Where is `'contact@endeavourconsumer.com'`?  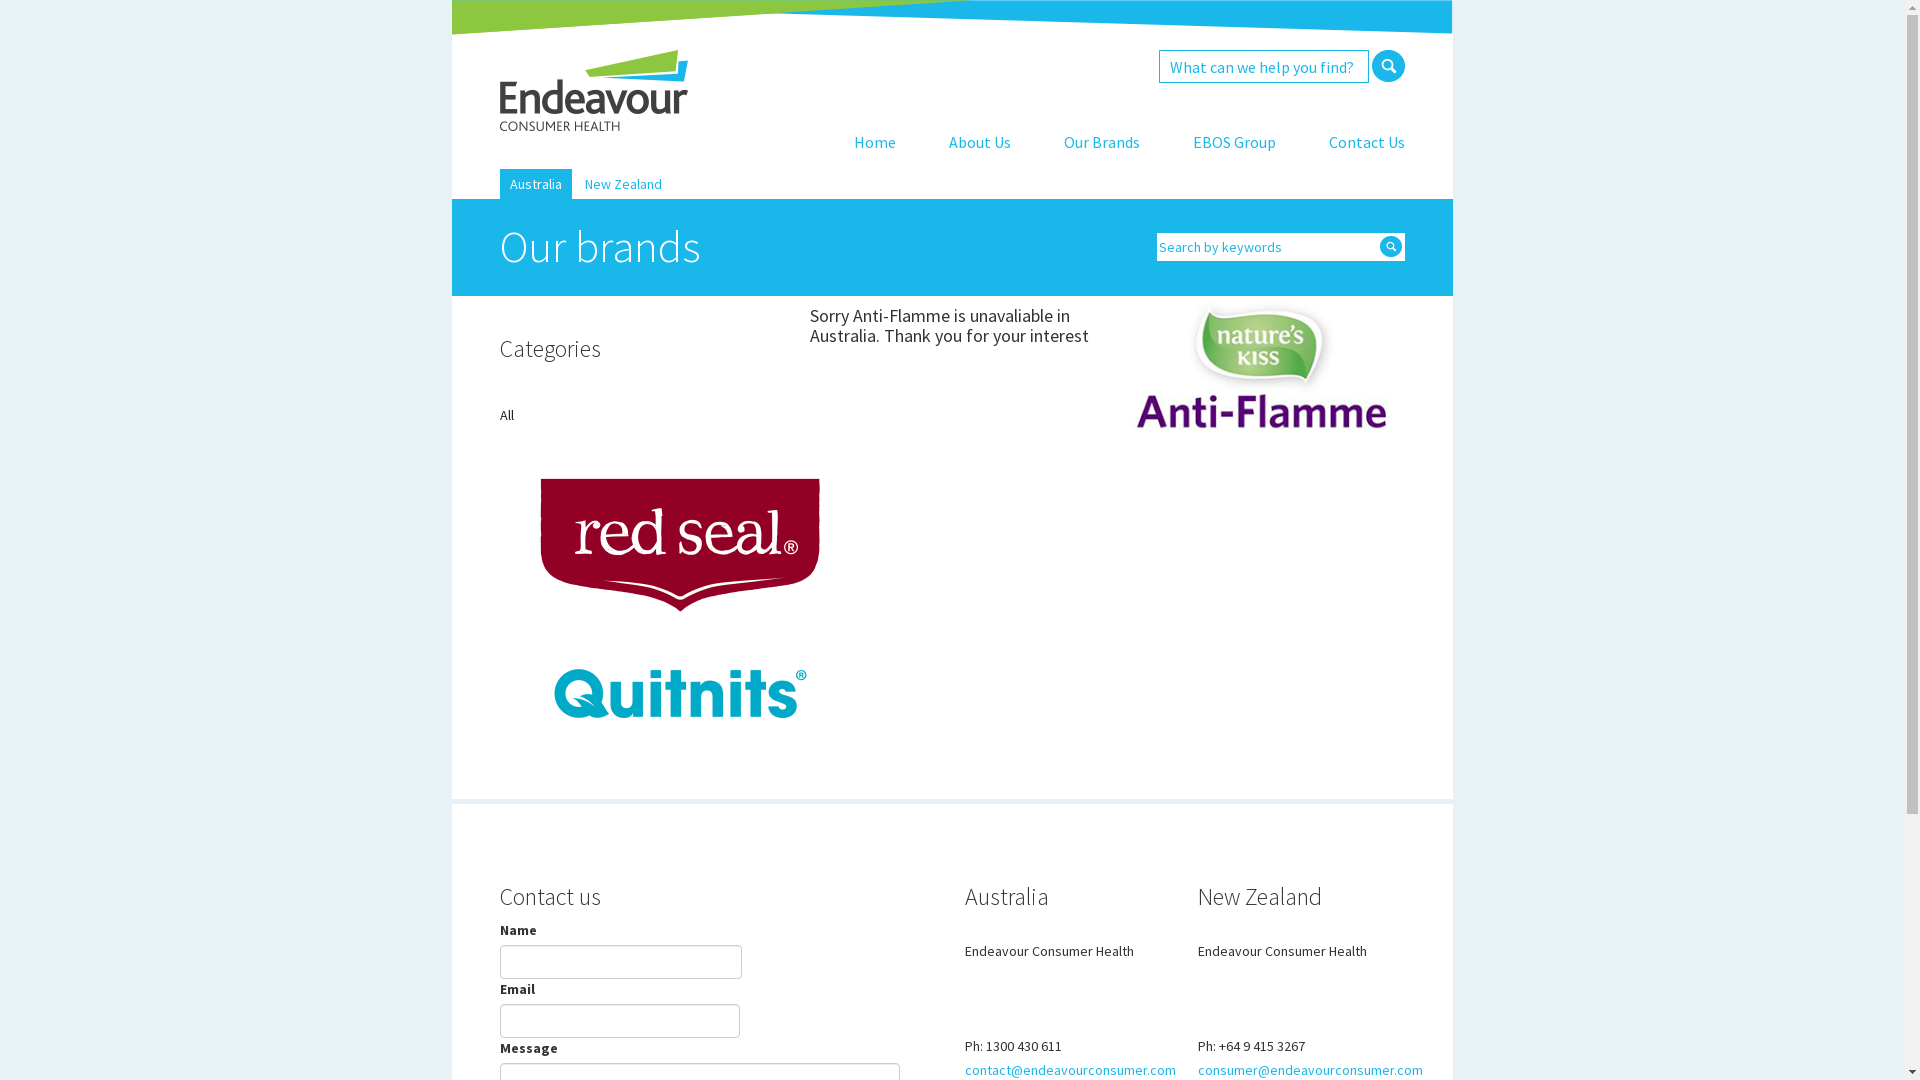 'contact@endeavourconsumer.com' is located at coordinates (1069, 1068).